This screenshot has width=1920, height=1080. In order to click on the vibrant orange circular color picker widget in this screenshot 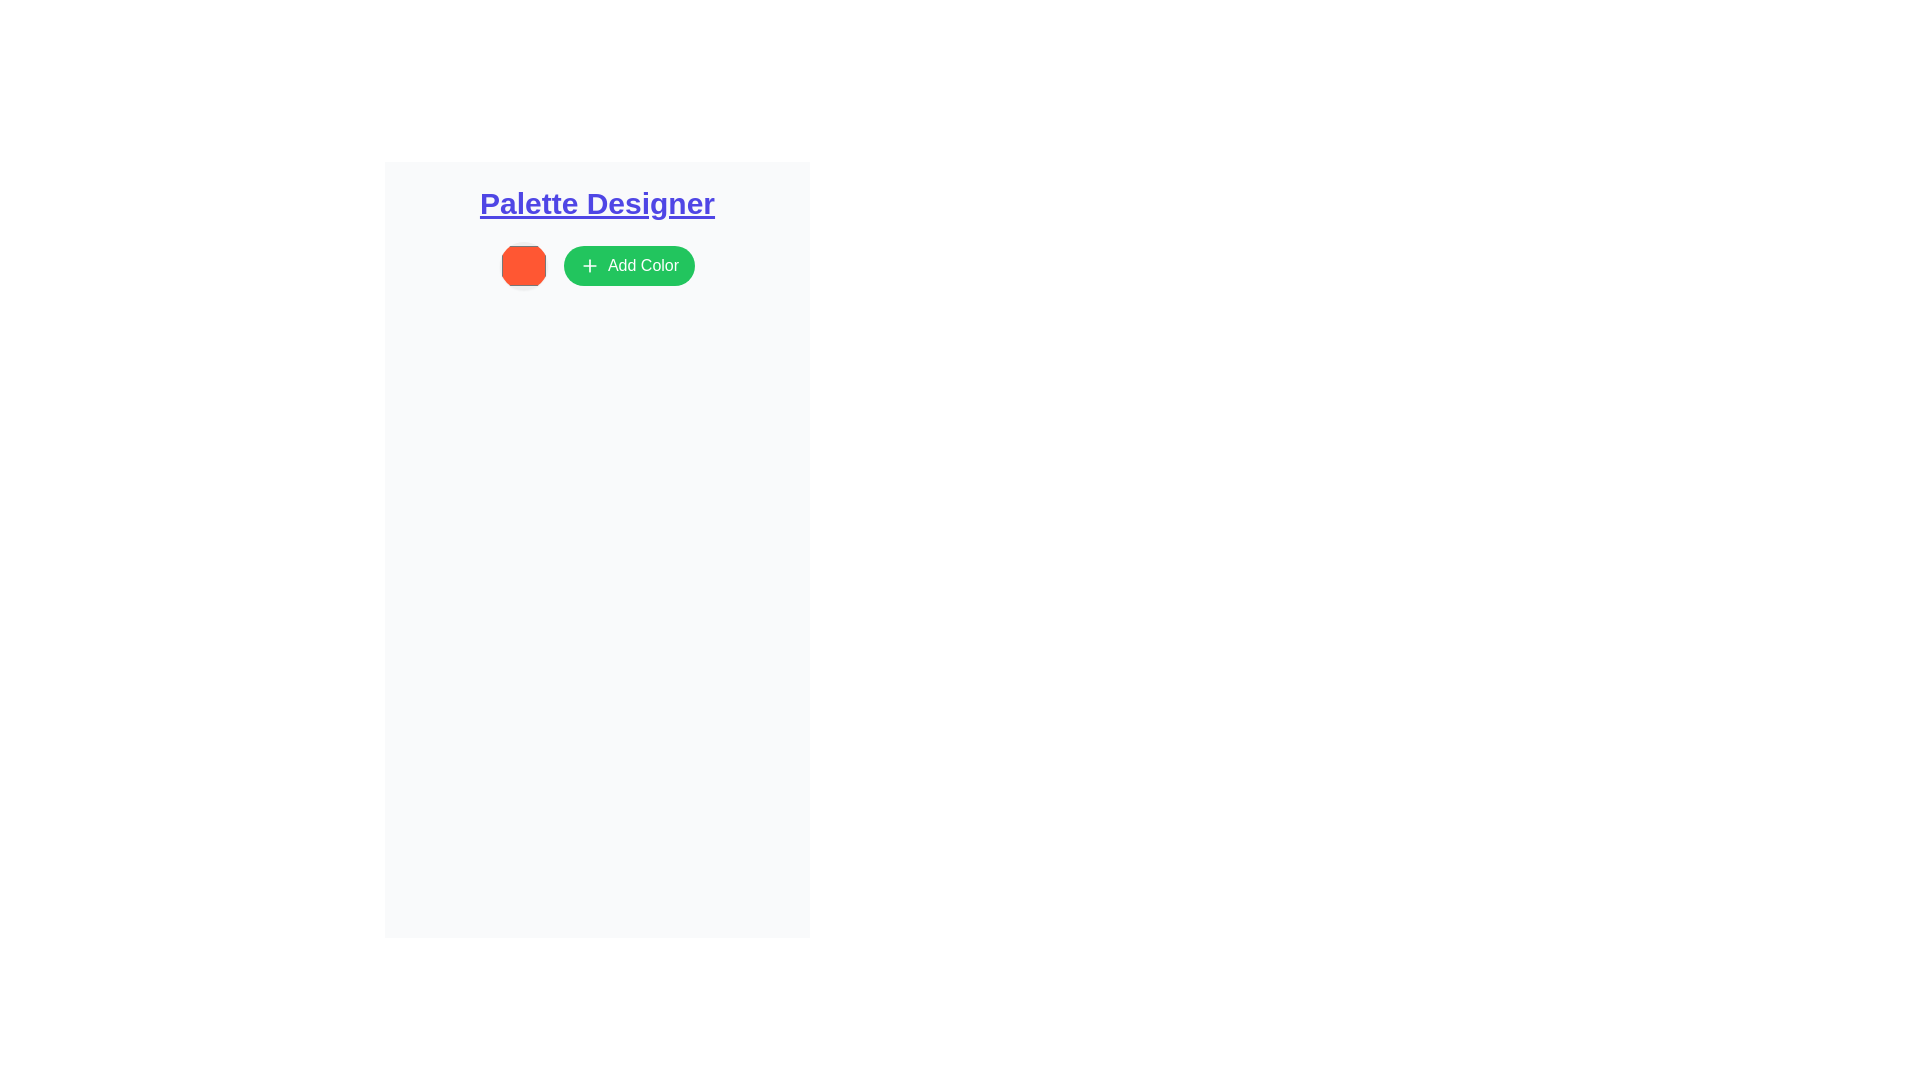, I will do `click(523, 265)`.